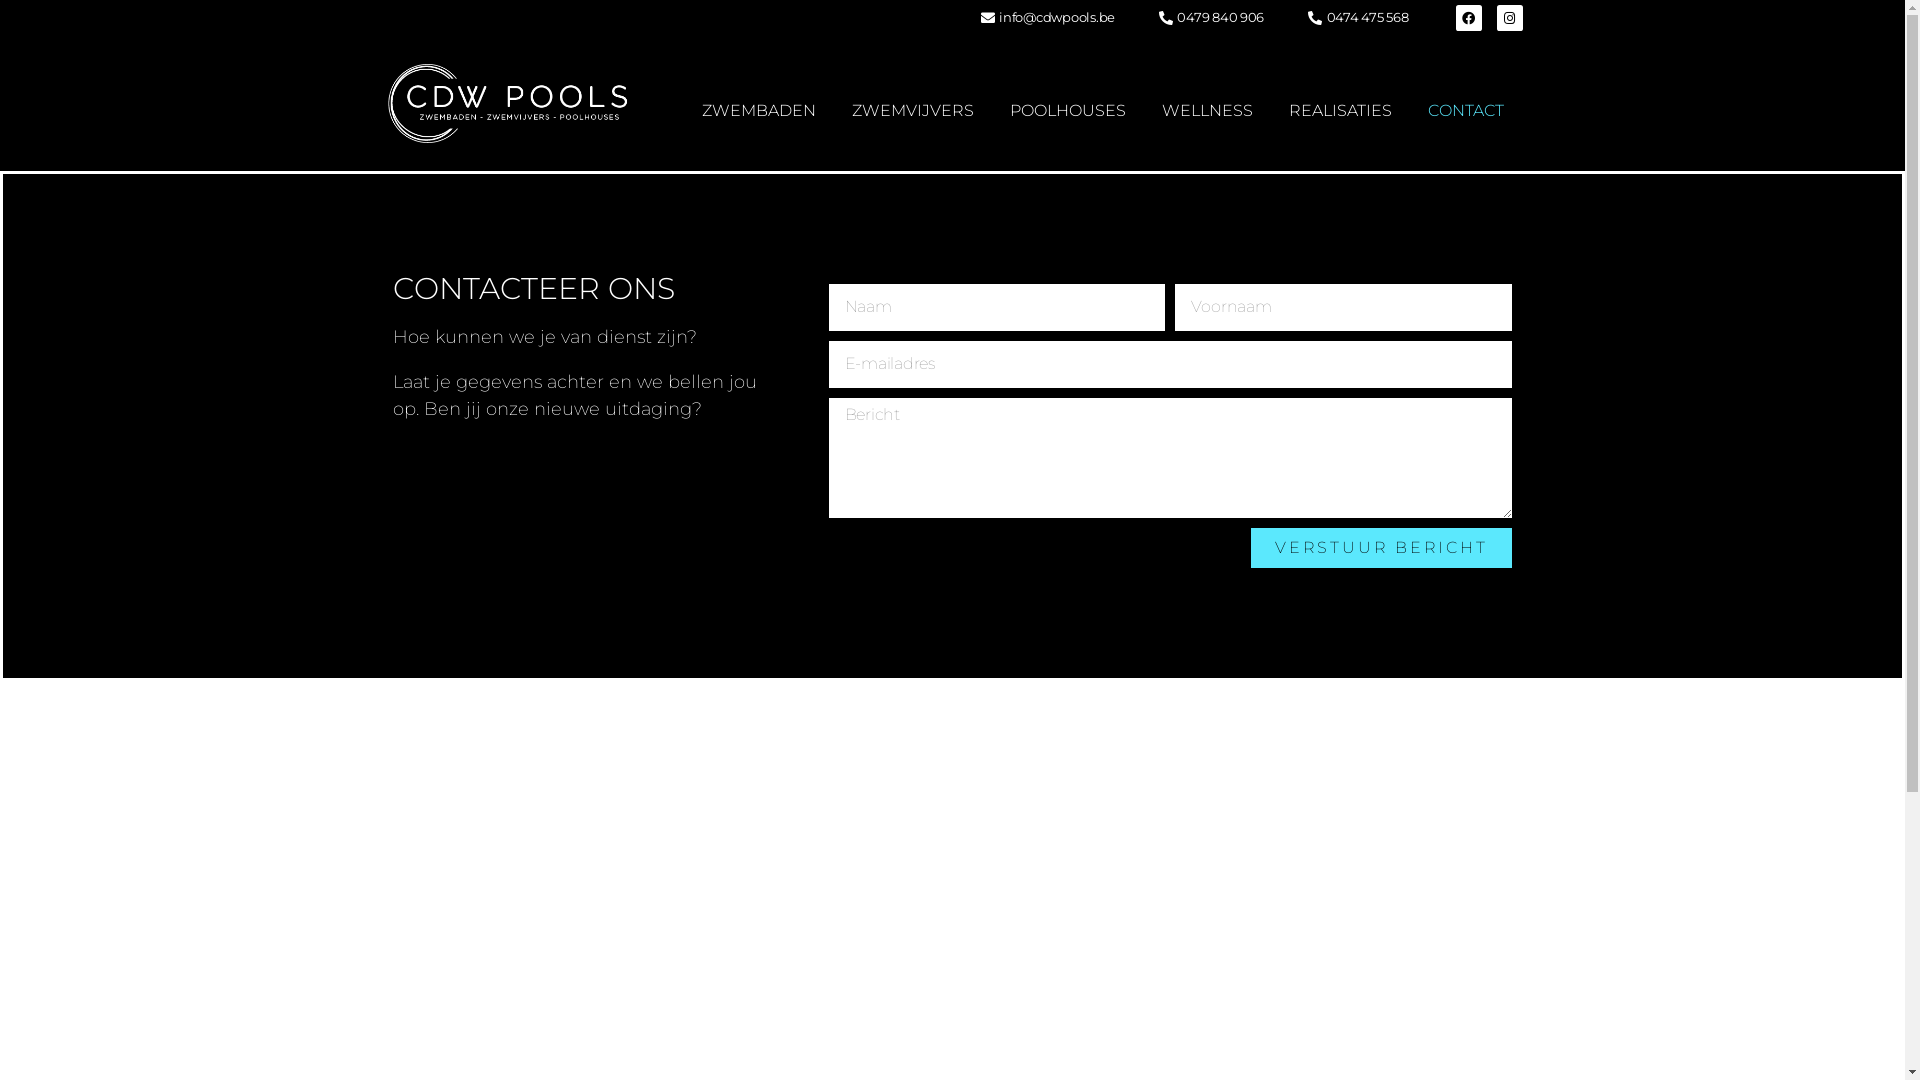  Describe the element at coordinates (1067, 111) in the screenshot. I see `'POOLHOUSES'` at that location.